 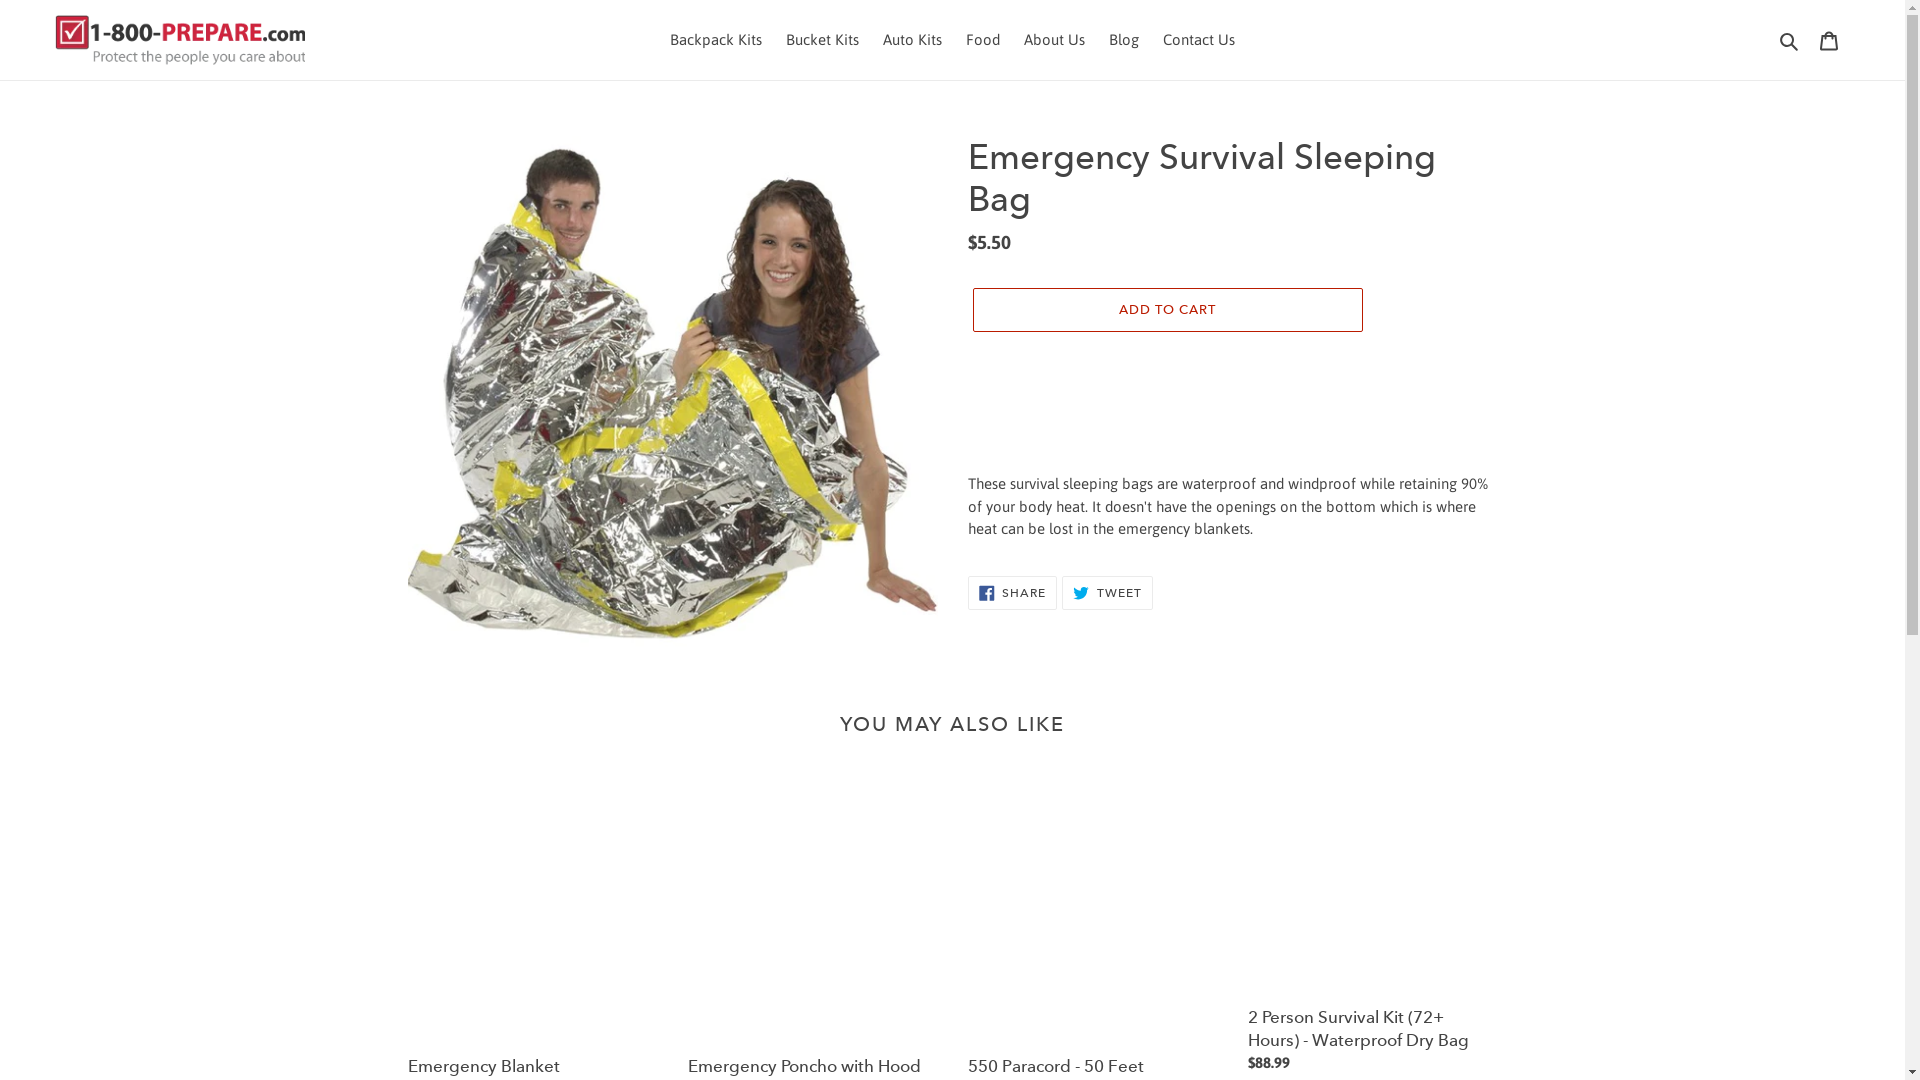 What do you see at coordinates (1828, 39) in the screenshot?
I see `'Cart'` at bounding box center [1828, 39].